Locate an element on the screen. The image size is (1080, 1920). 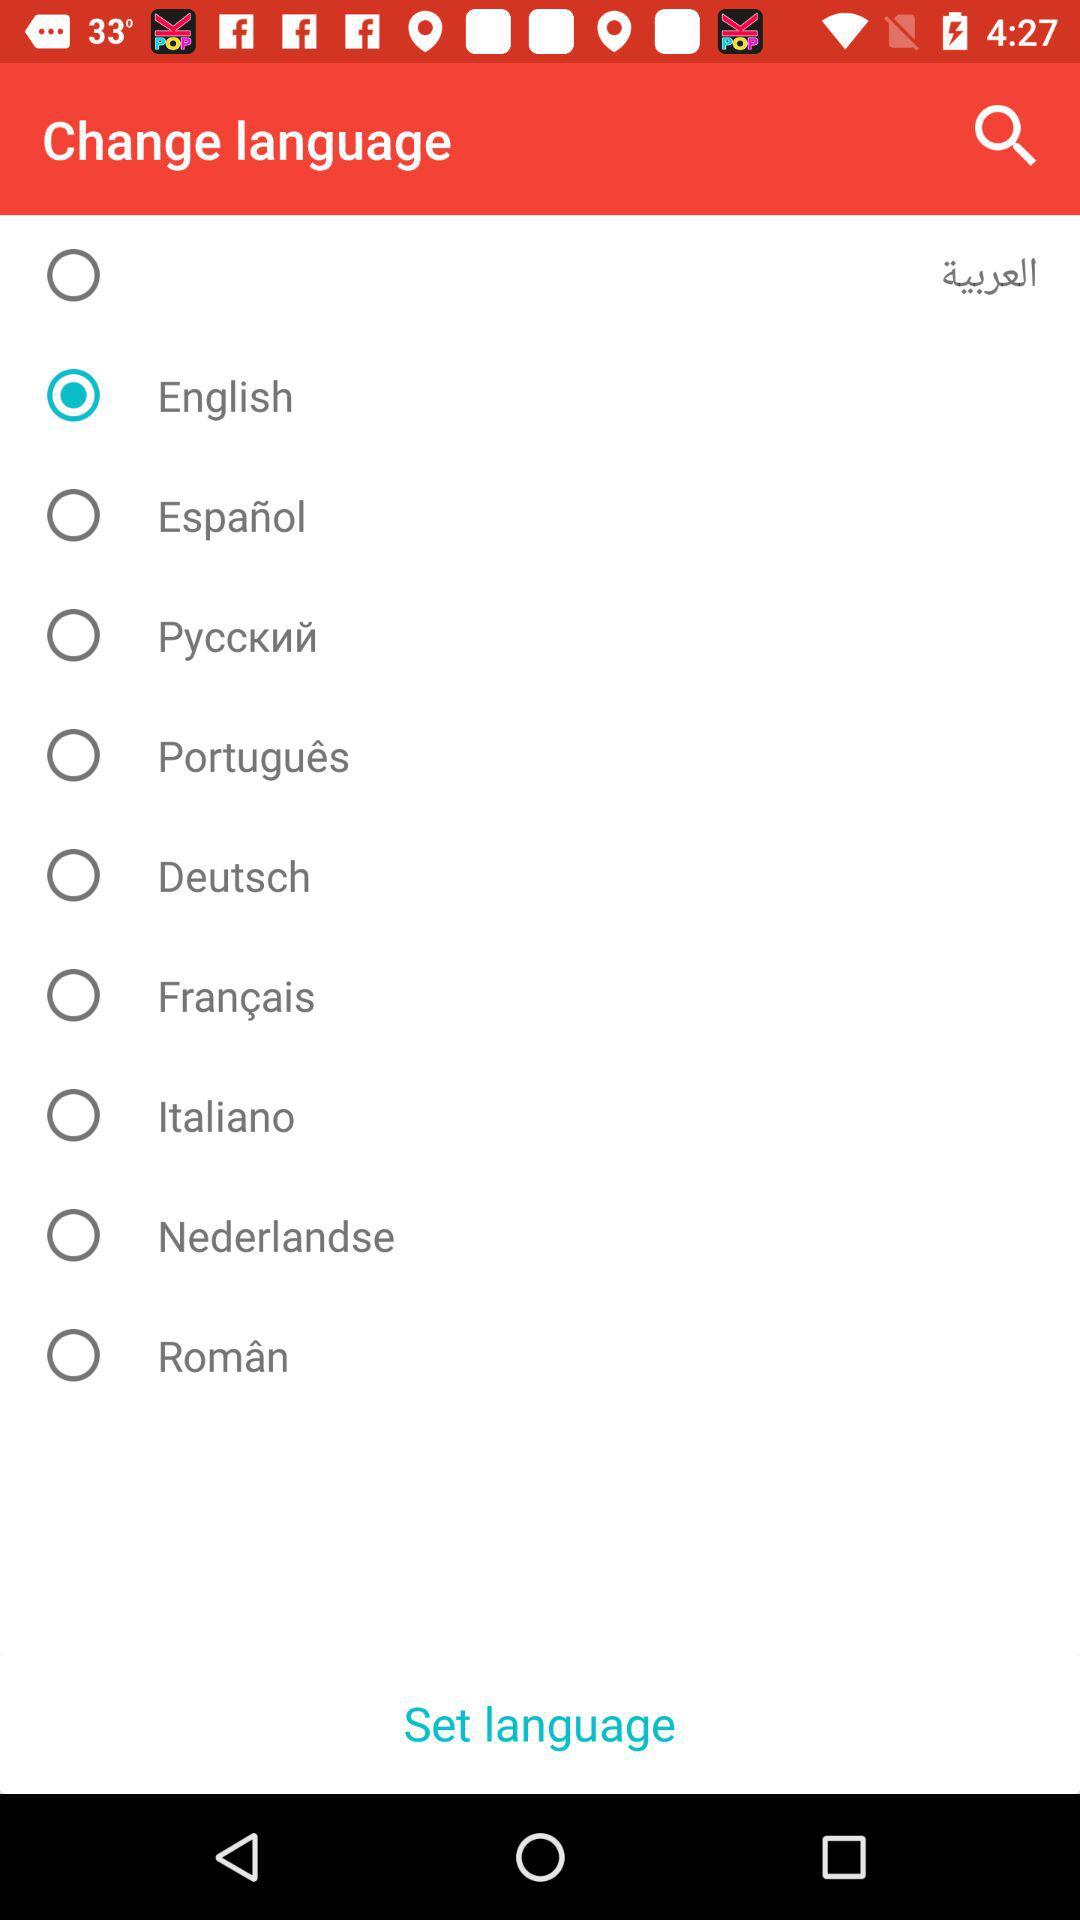
english icon is located at coordinates (555, 395).